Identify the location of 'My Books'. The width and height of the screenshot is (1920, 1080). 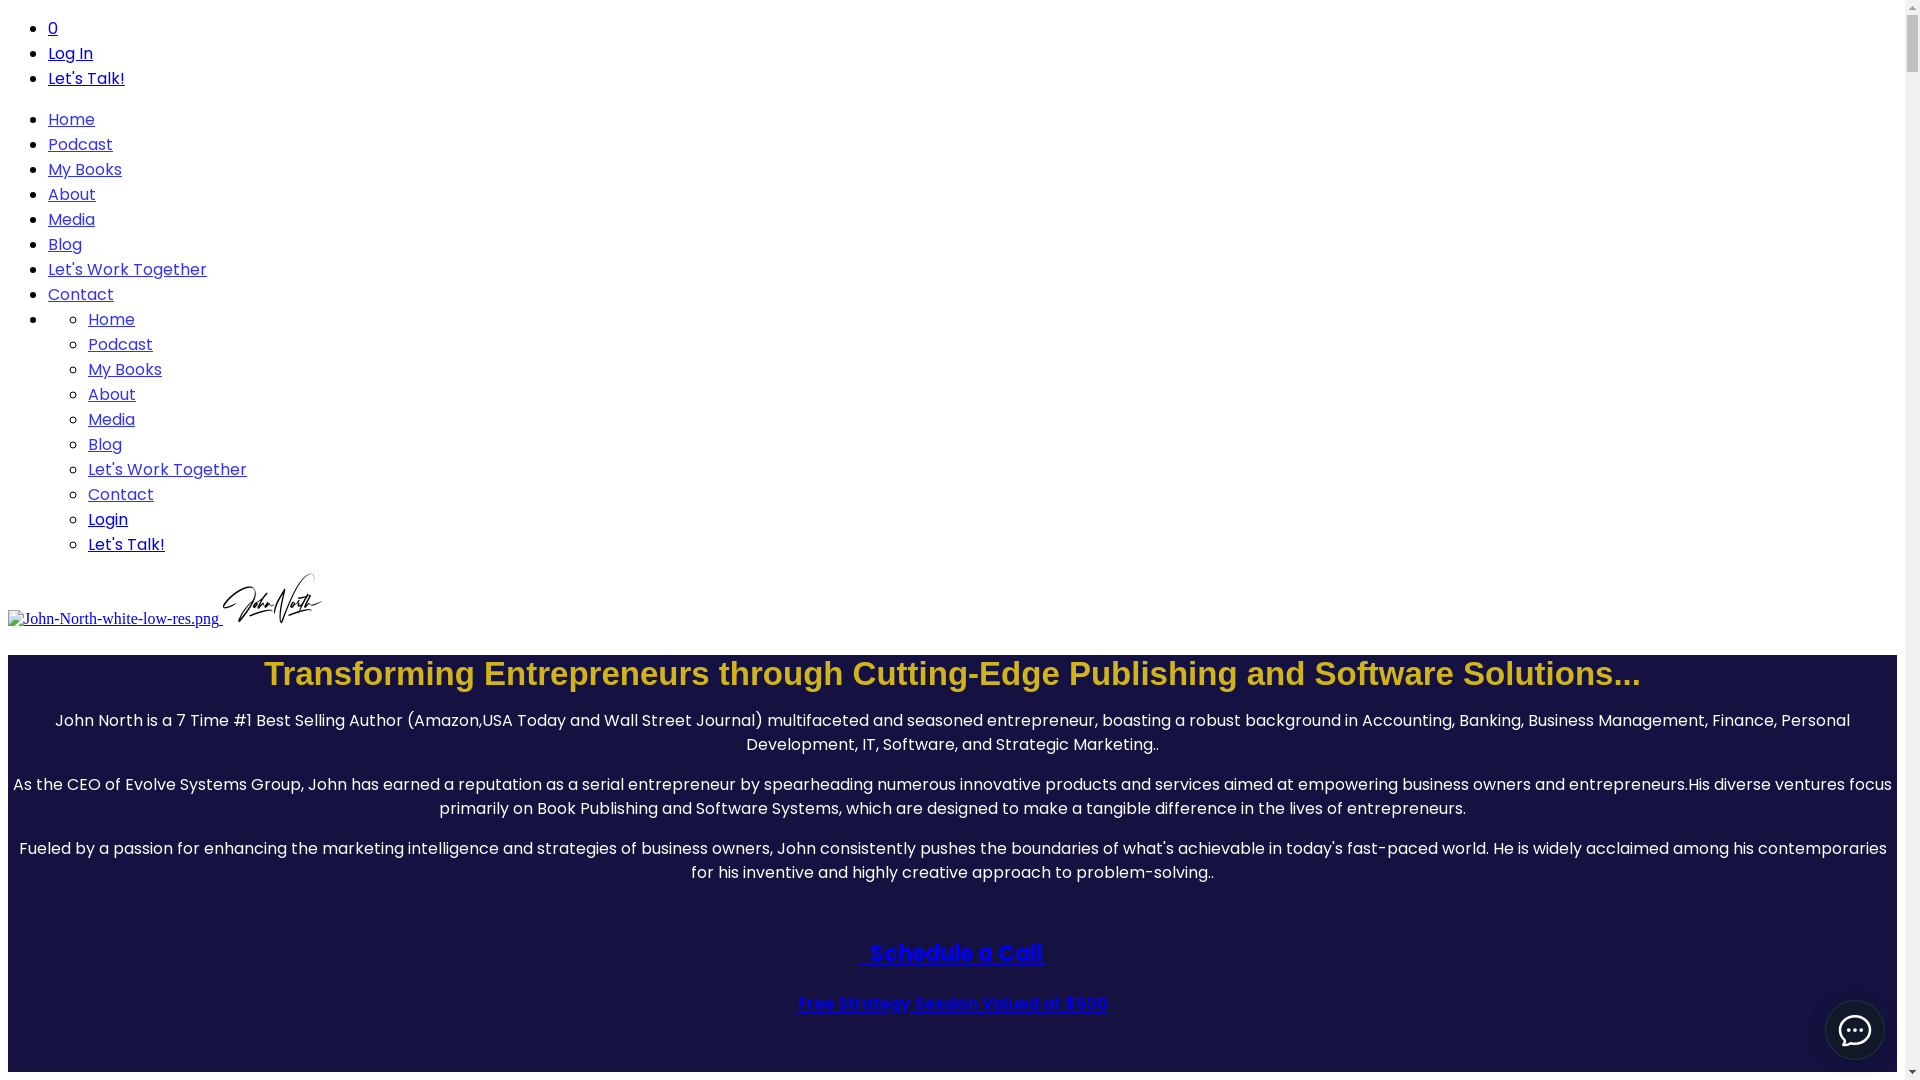
(123, 369).